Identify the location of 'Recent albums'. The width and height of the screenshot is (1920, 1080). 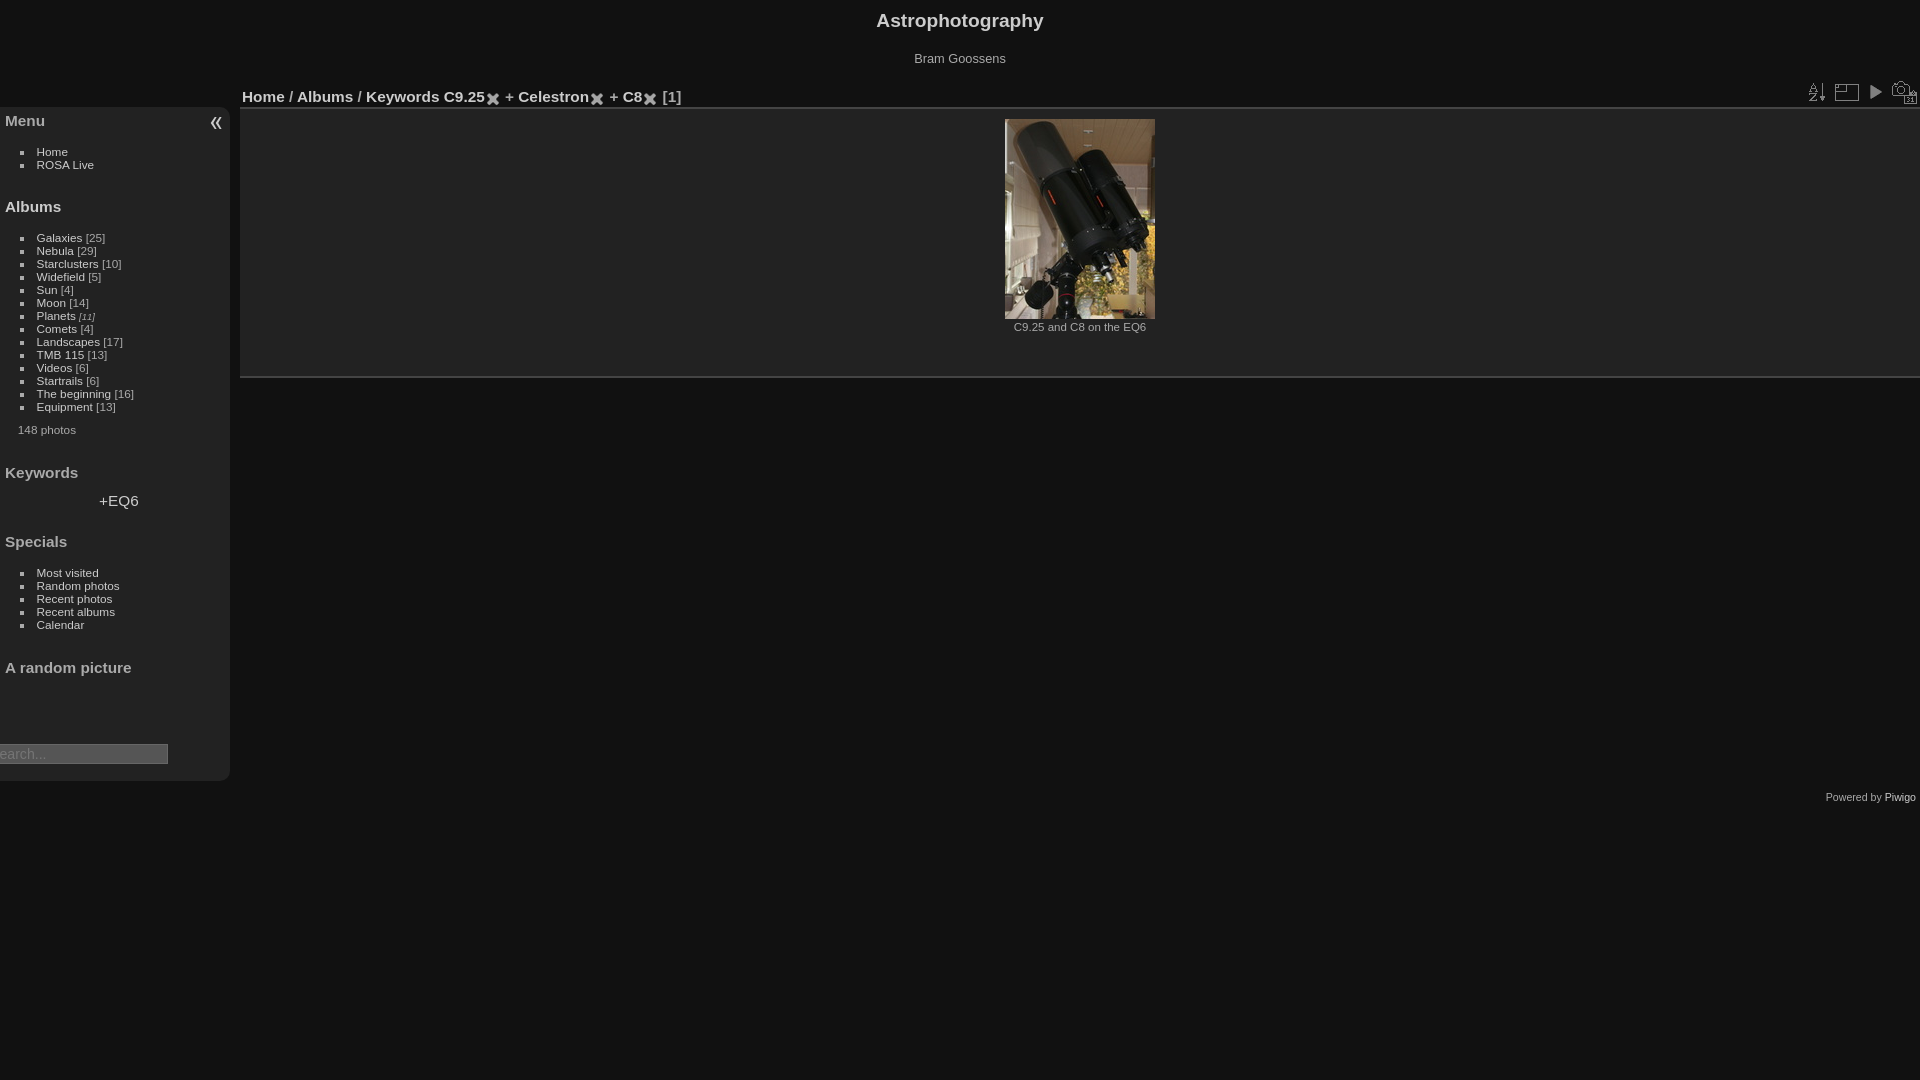
(76, 610).